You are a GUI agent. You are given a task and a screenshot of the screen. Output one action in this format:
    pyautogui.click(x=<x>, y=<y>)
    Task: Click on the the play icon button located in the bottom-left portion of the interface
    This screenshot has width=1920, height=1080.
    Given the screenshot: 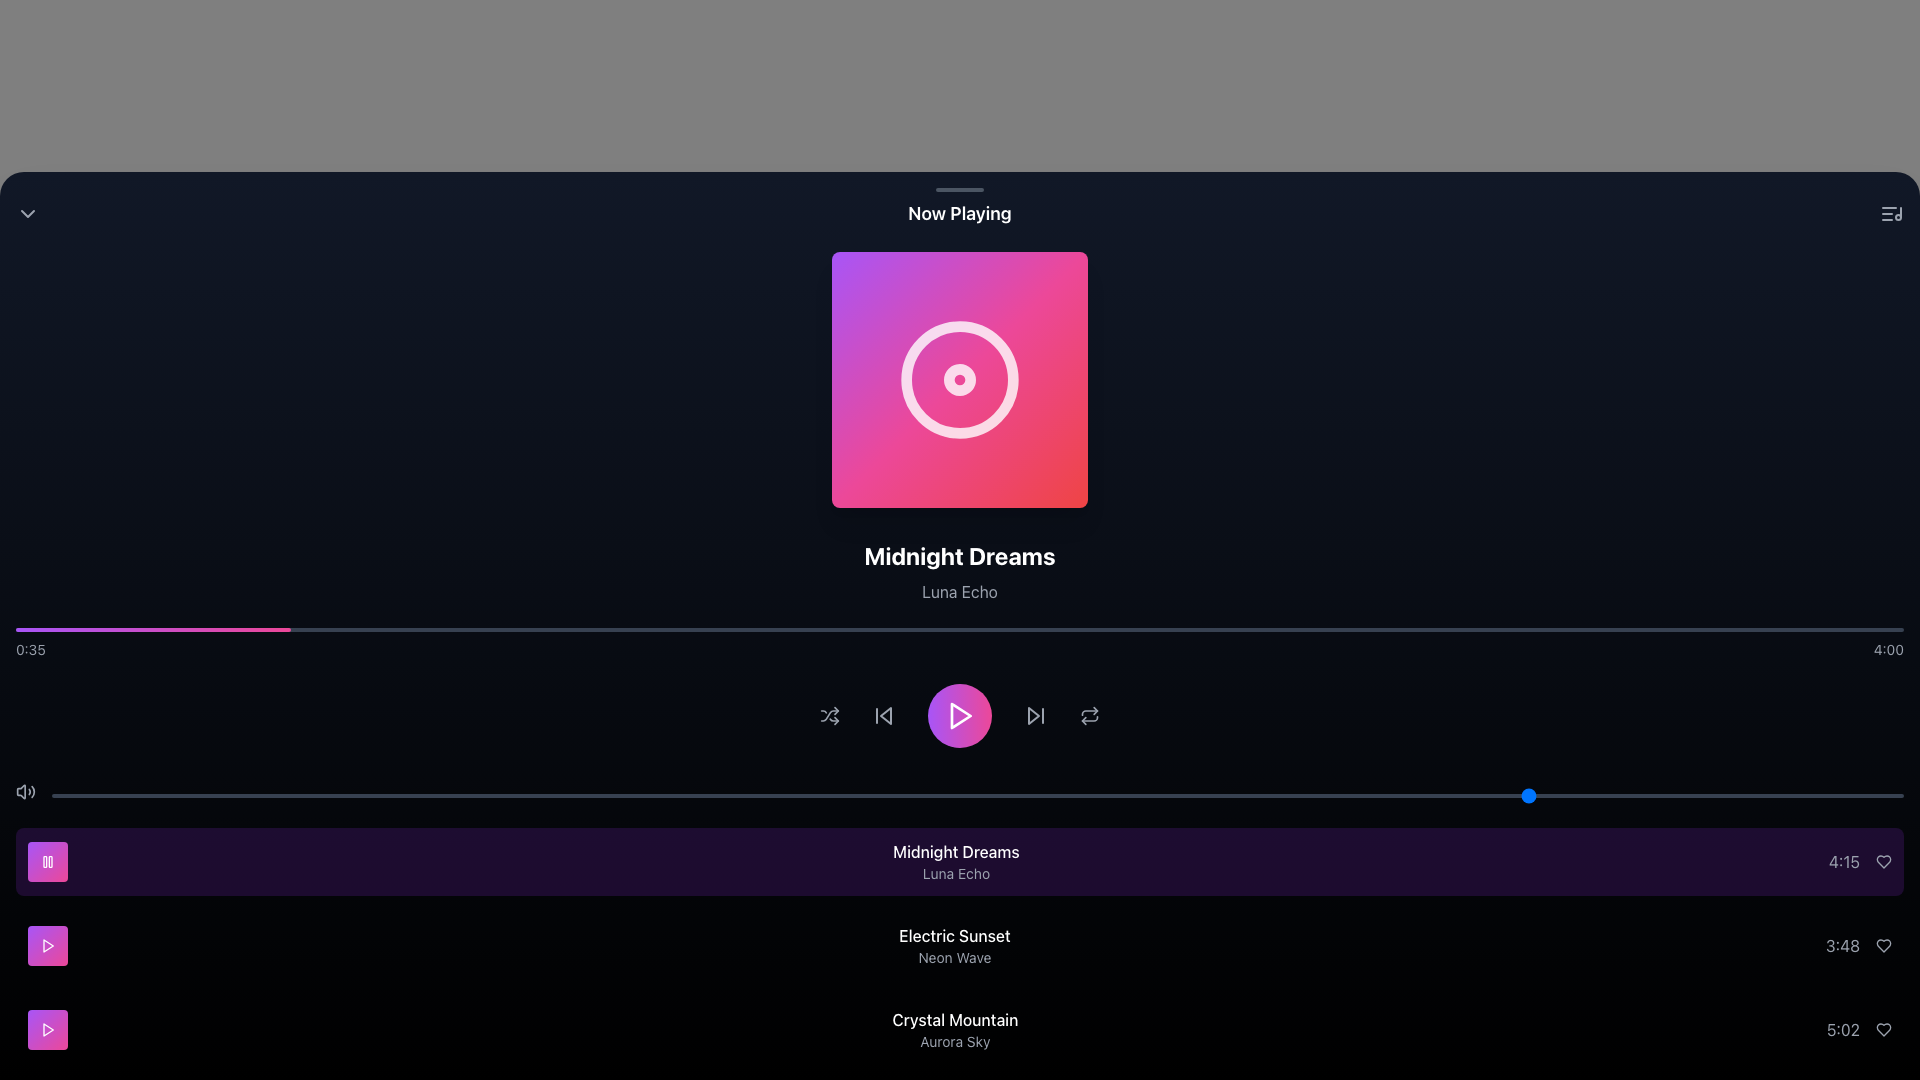 What is the action you would take?
    pyautogui.click(x=48, y=945)
    